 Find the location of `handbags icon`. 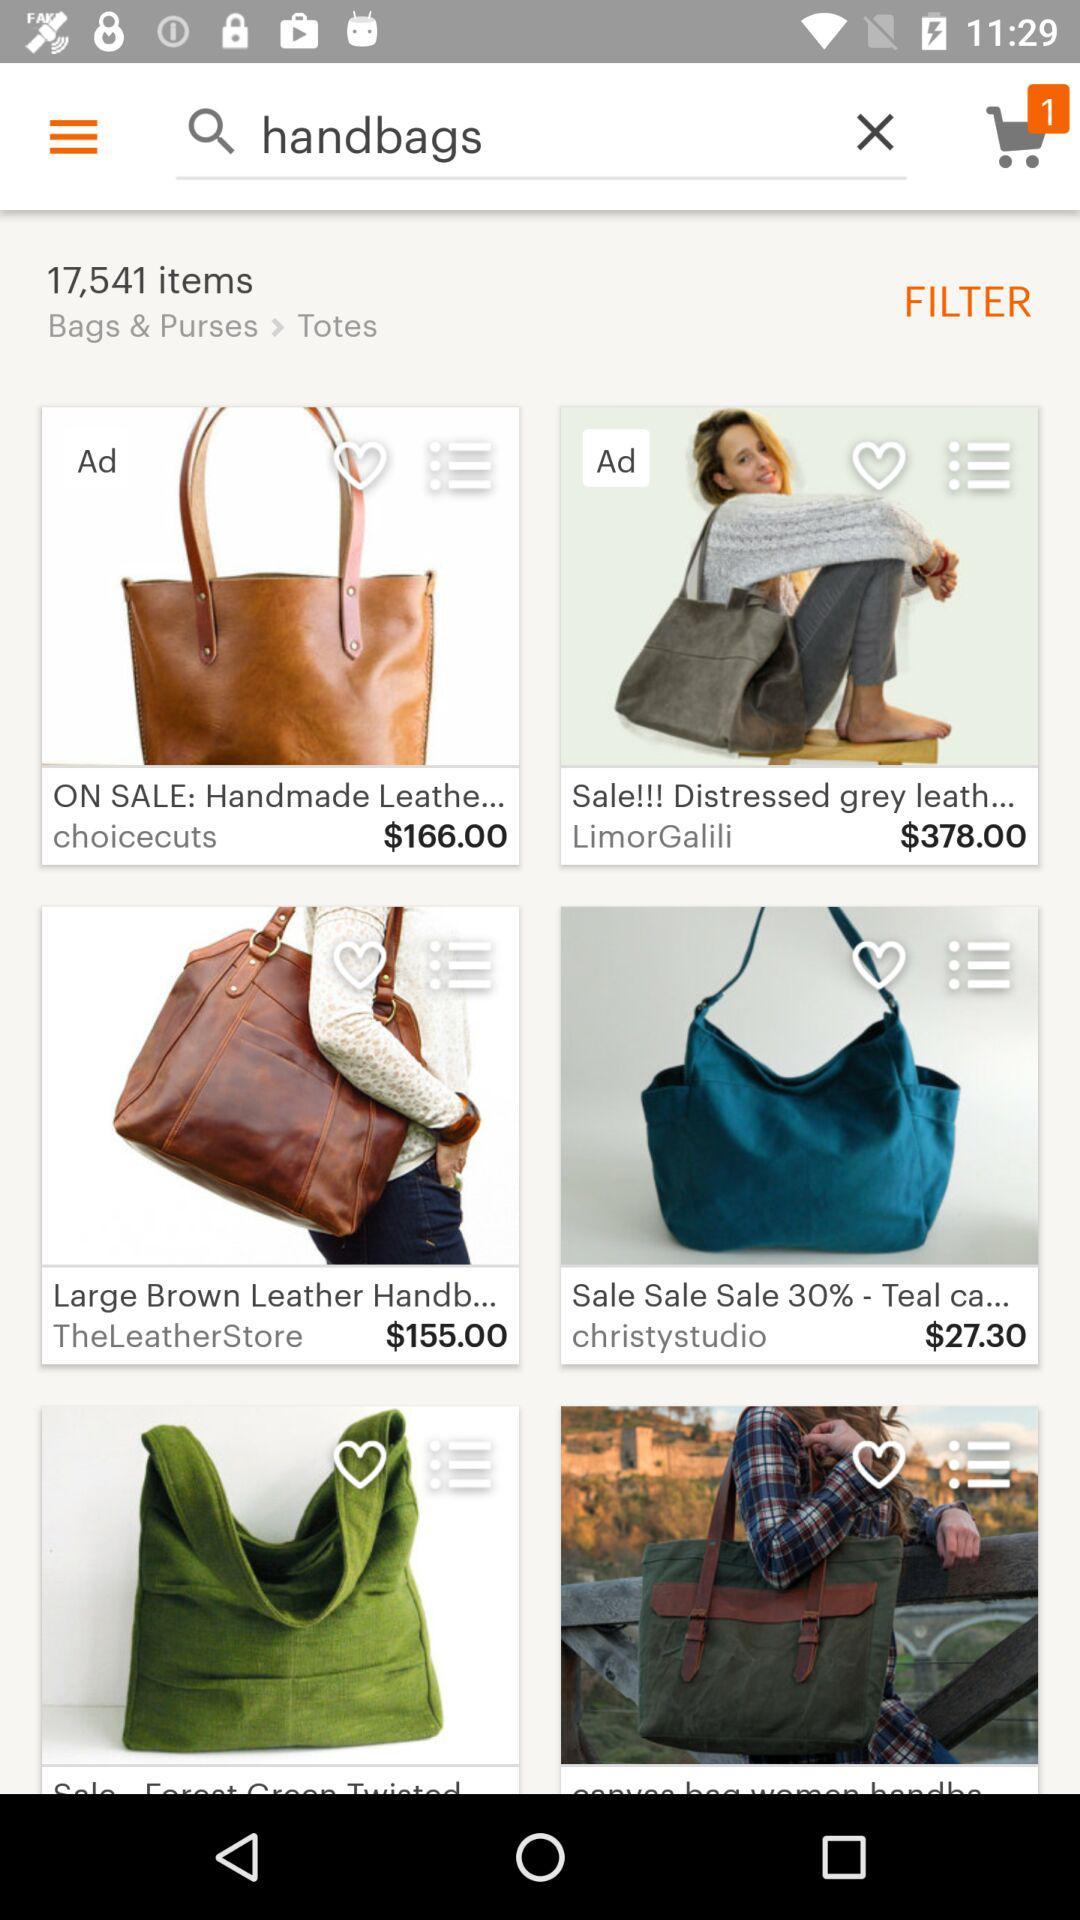

handbags icon is located at coordinates (541, 130).